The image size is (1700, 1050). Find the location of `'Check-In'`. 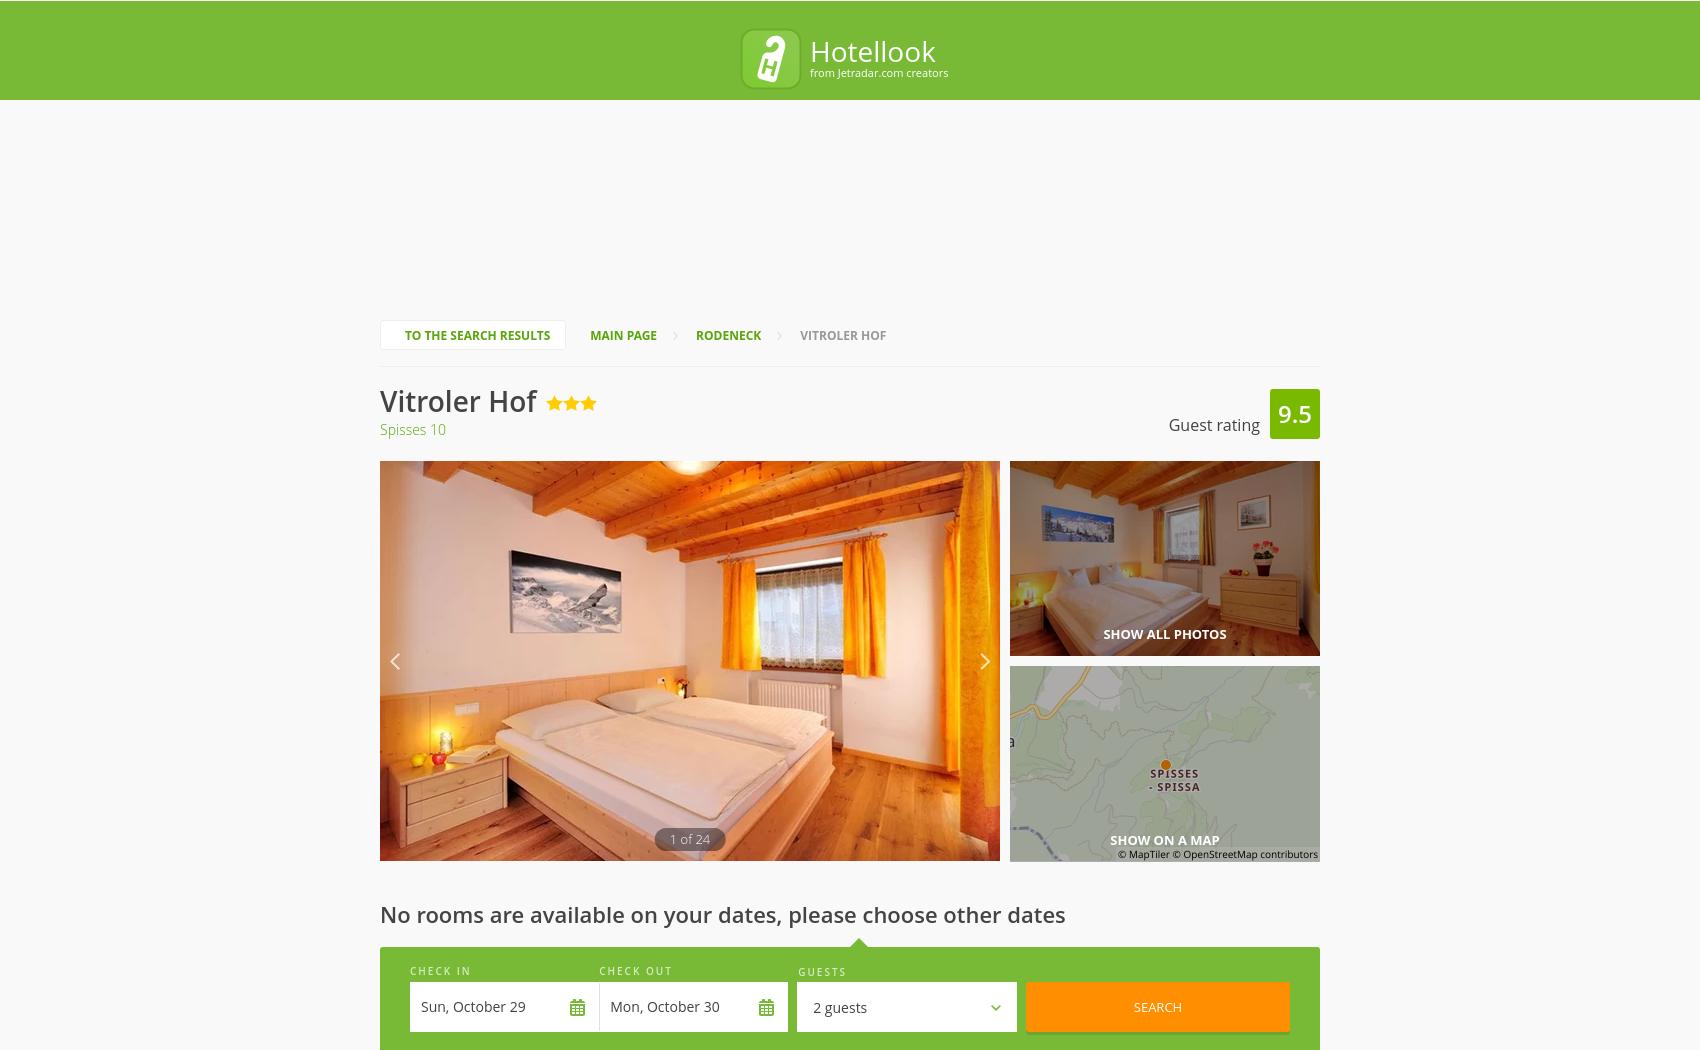

'Check-In' is located at coordinates (631, 528).